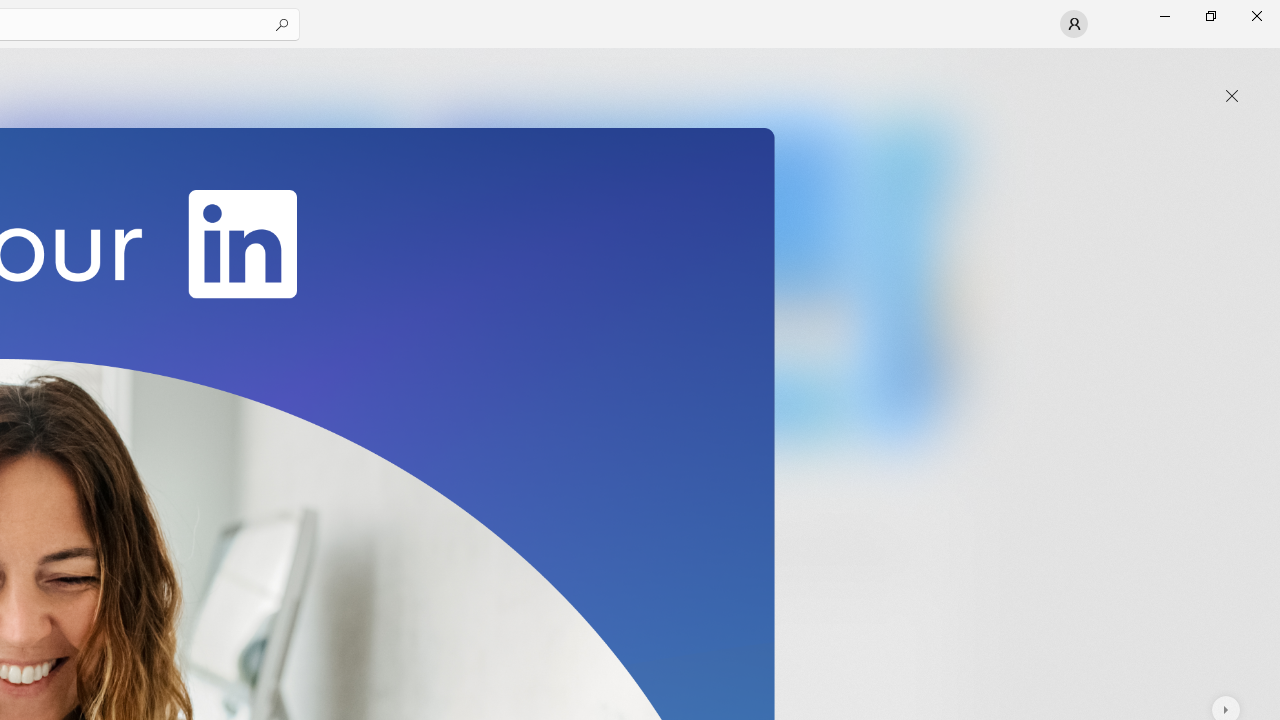  What do you see at coordinates (1231, 96) in the screenshot?
I see `'close popup window'` at bounding box center [1231, 96].